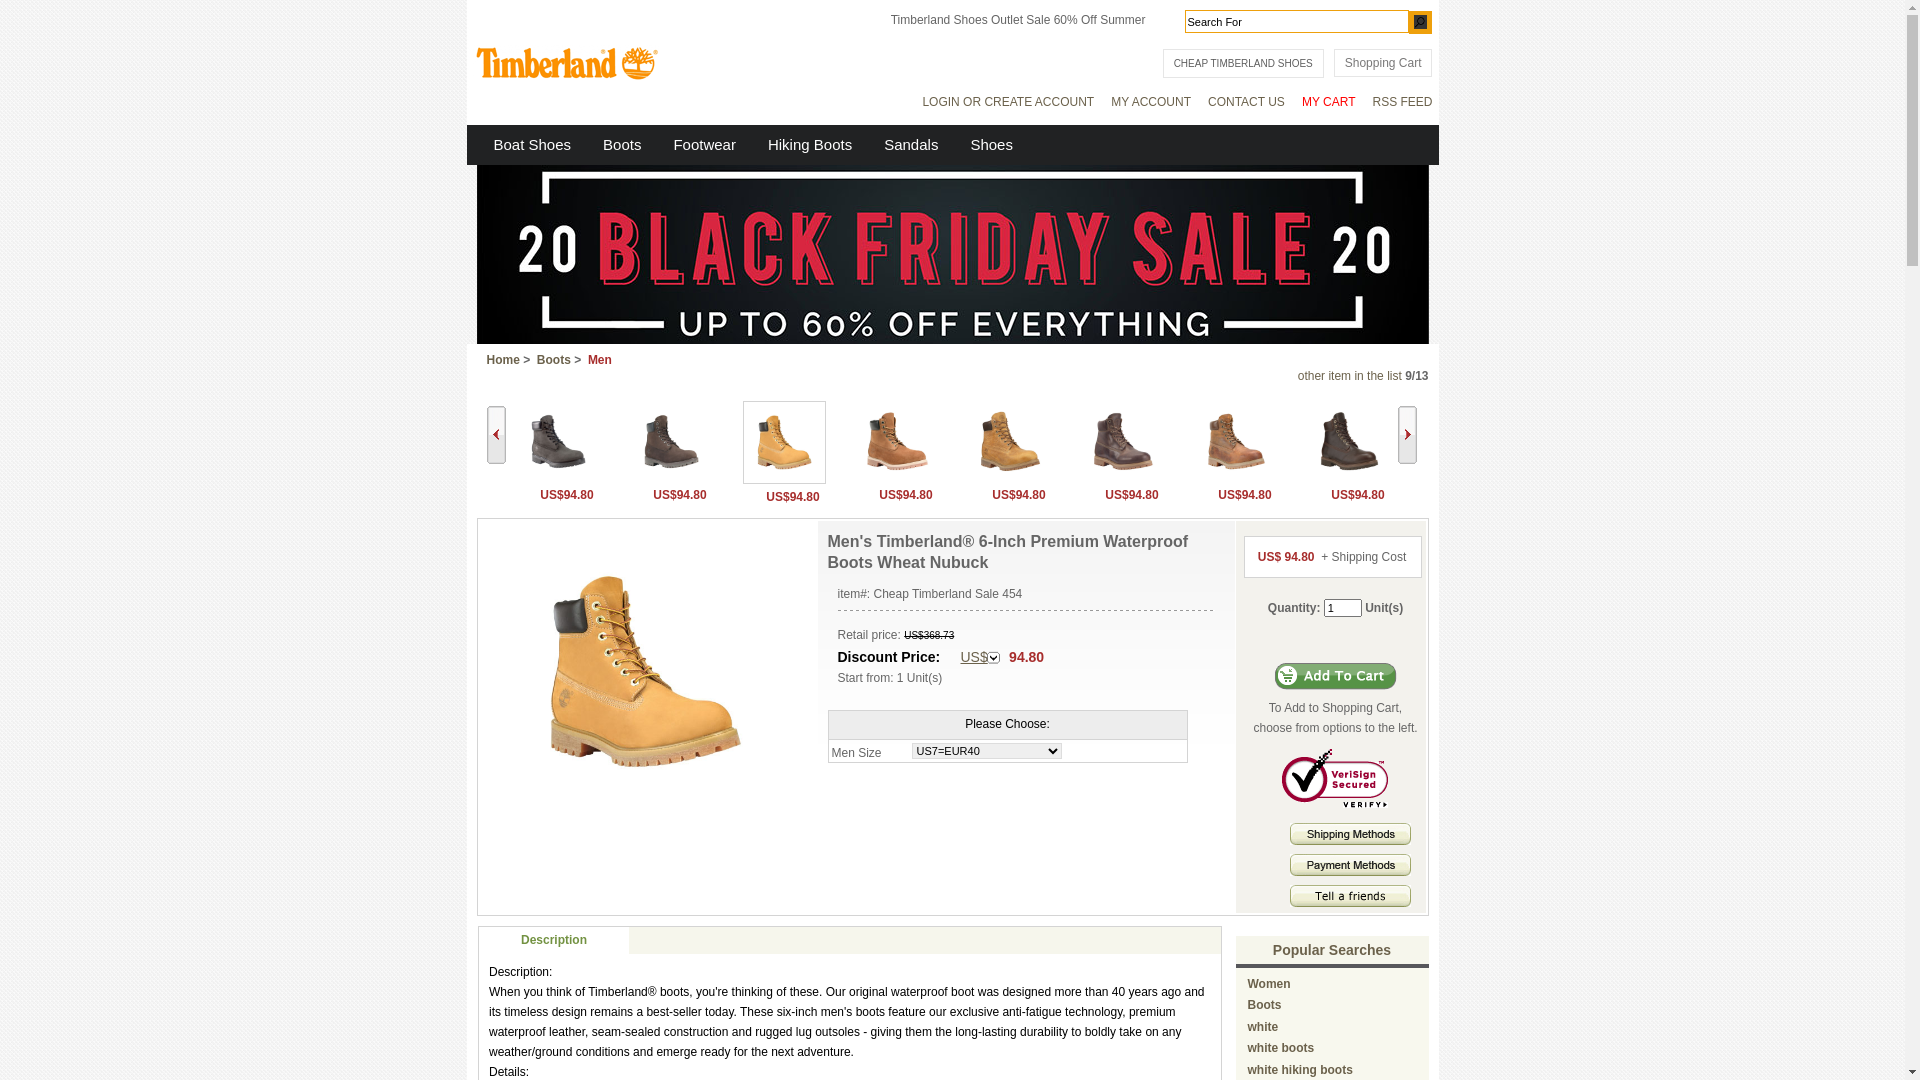  What do you see at coordinates (495, 434) in the screenshot?
I see `'Back'` at bounding box center [495, 434].